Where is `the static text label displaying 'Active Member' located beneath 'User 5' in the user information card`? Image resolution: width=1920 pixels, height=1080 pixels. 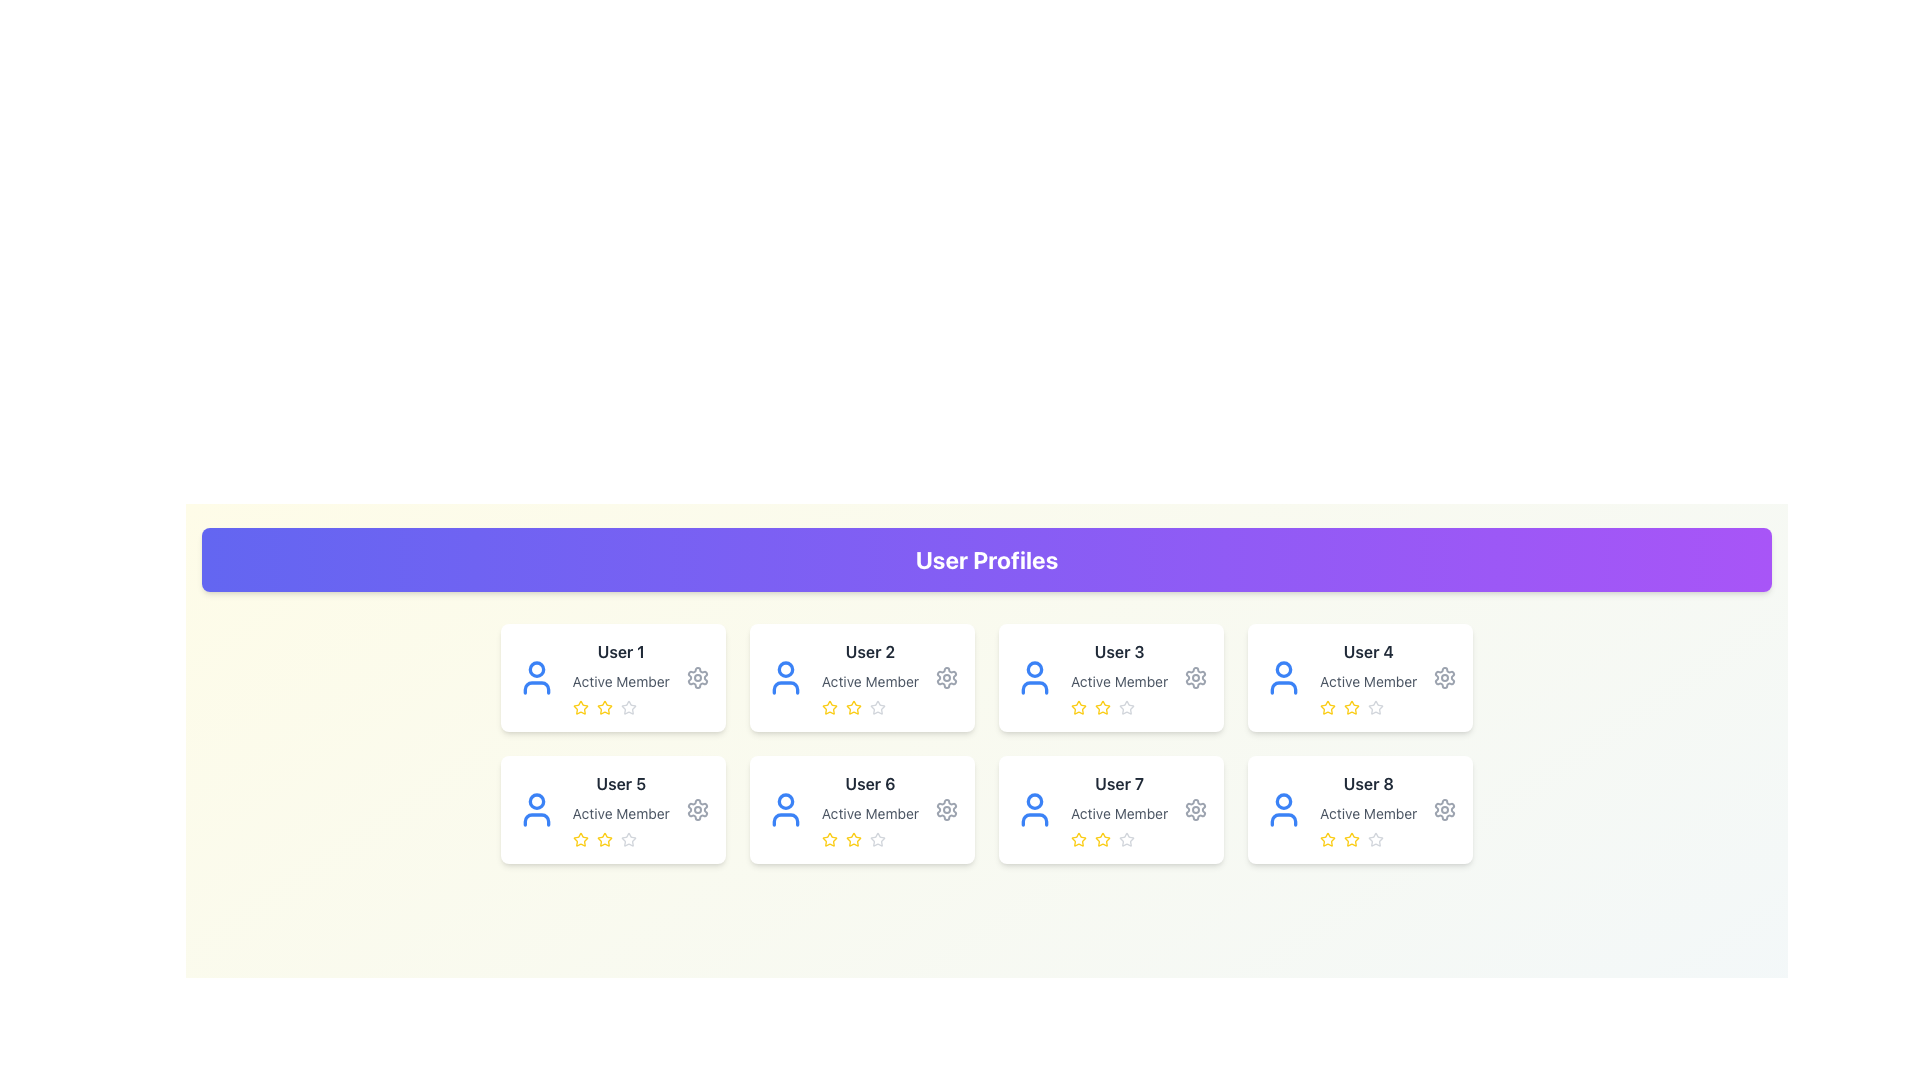 the static text label displaying 'Active Member' located beneath 'User 5' in the user information card is located at coordinates (620, 813).